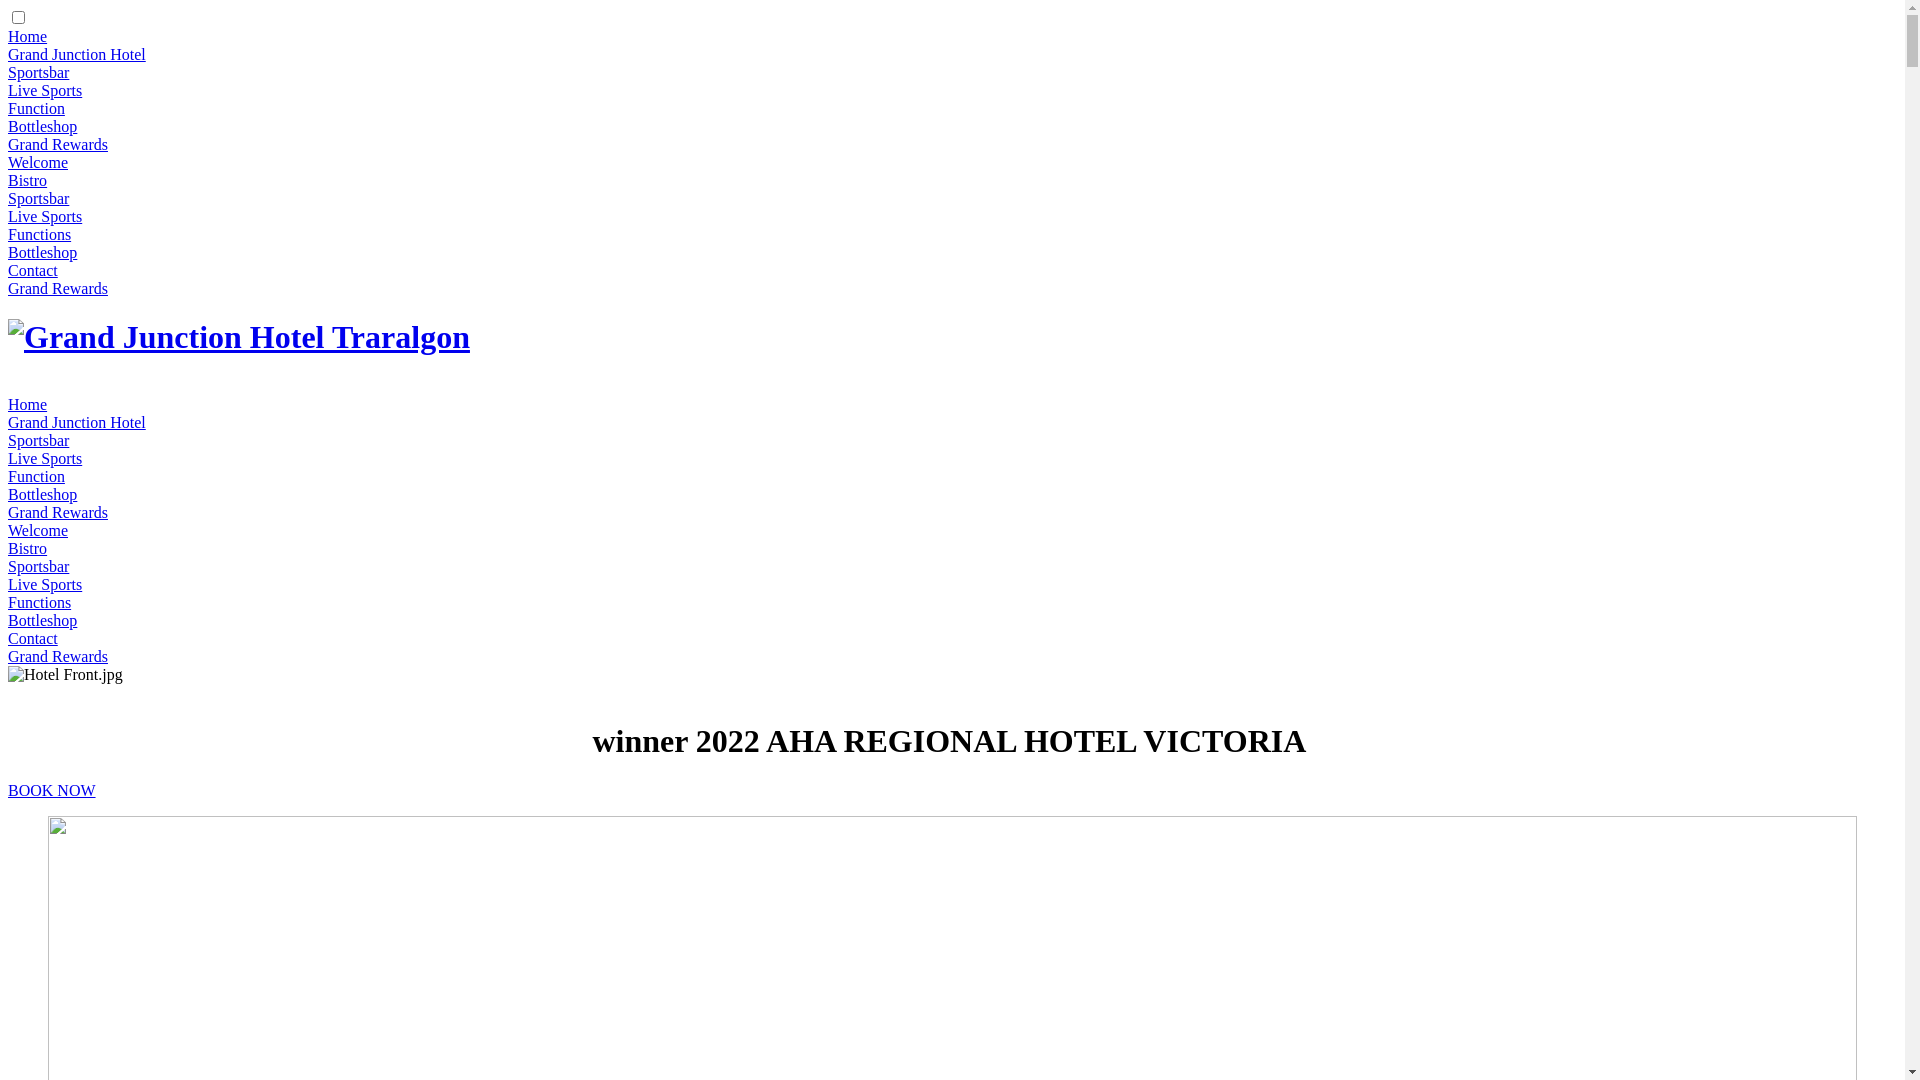  Describe the element at coordinates (33, 638) in the screenshot. I see `'Contact'` at that location.